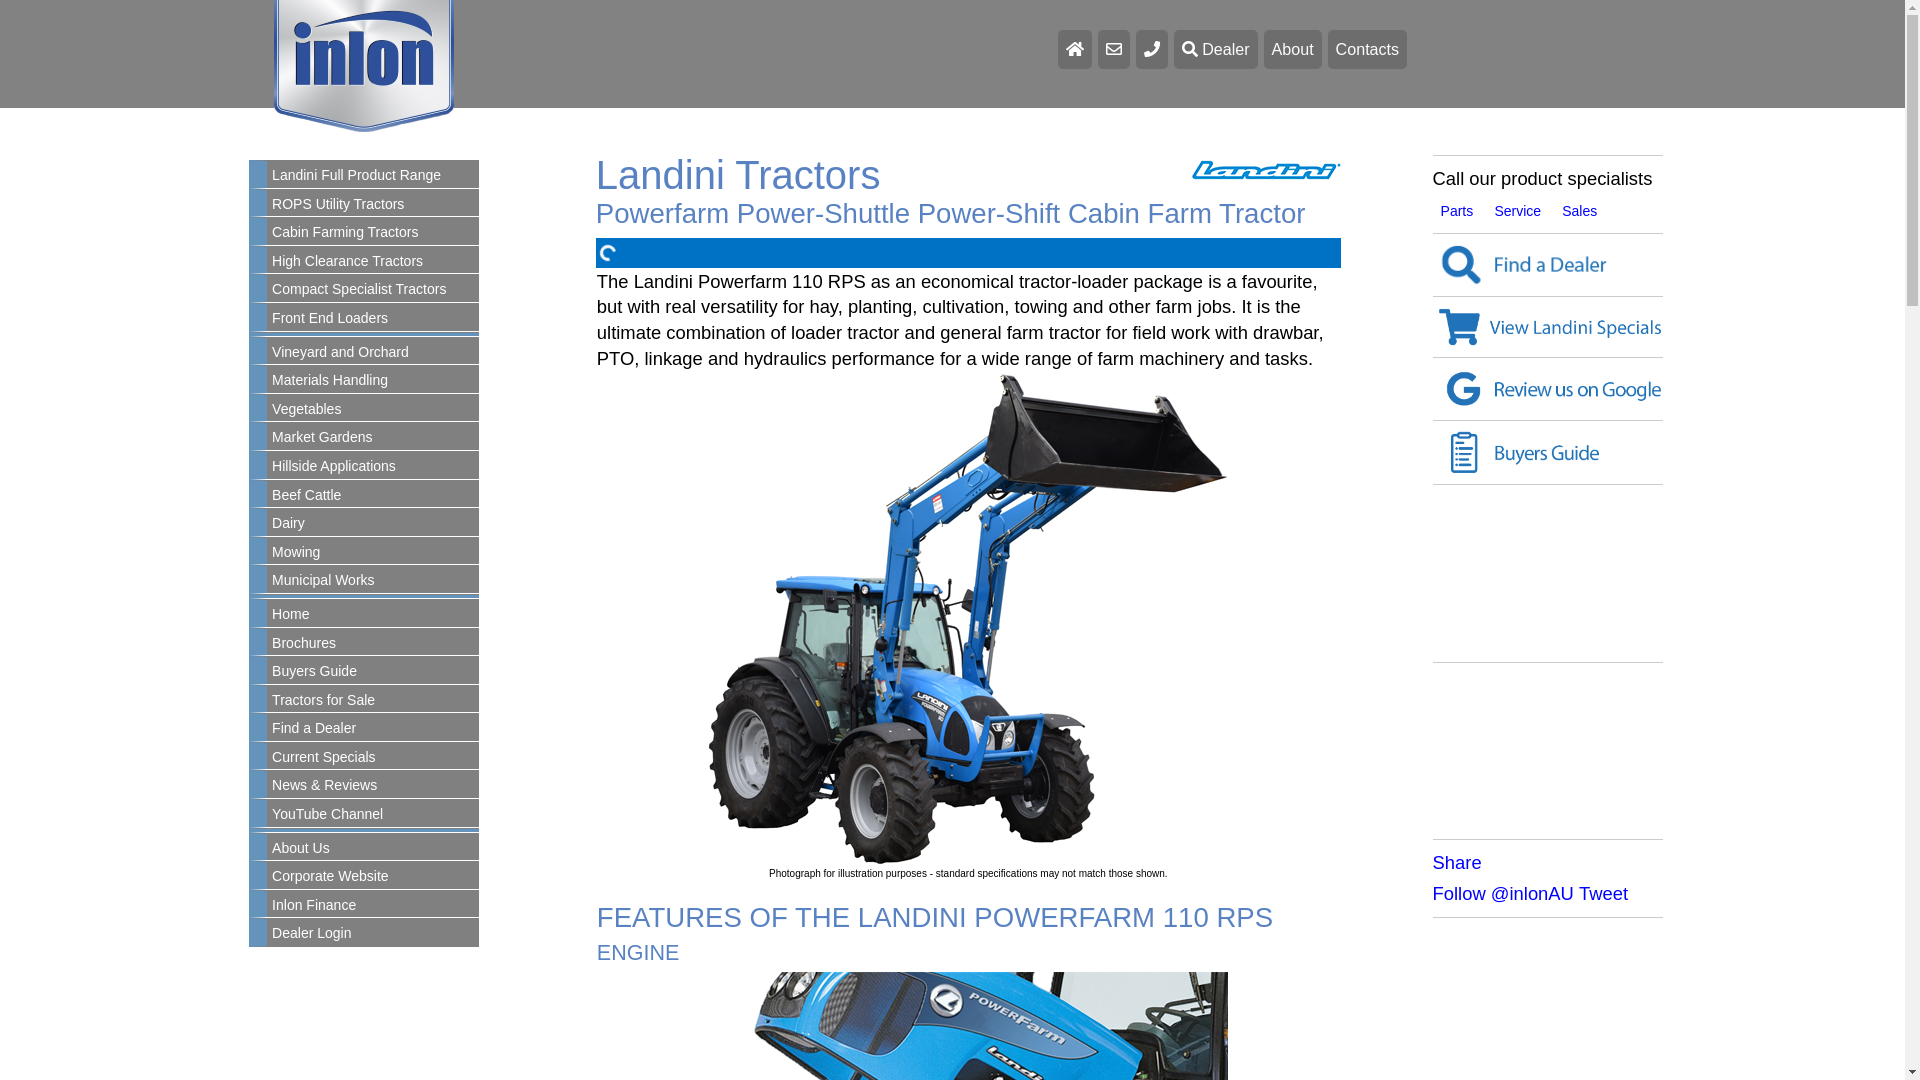 This screenshot has width=1920, height=1080. I want to click on 'About Us', so click(373, 848).